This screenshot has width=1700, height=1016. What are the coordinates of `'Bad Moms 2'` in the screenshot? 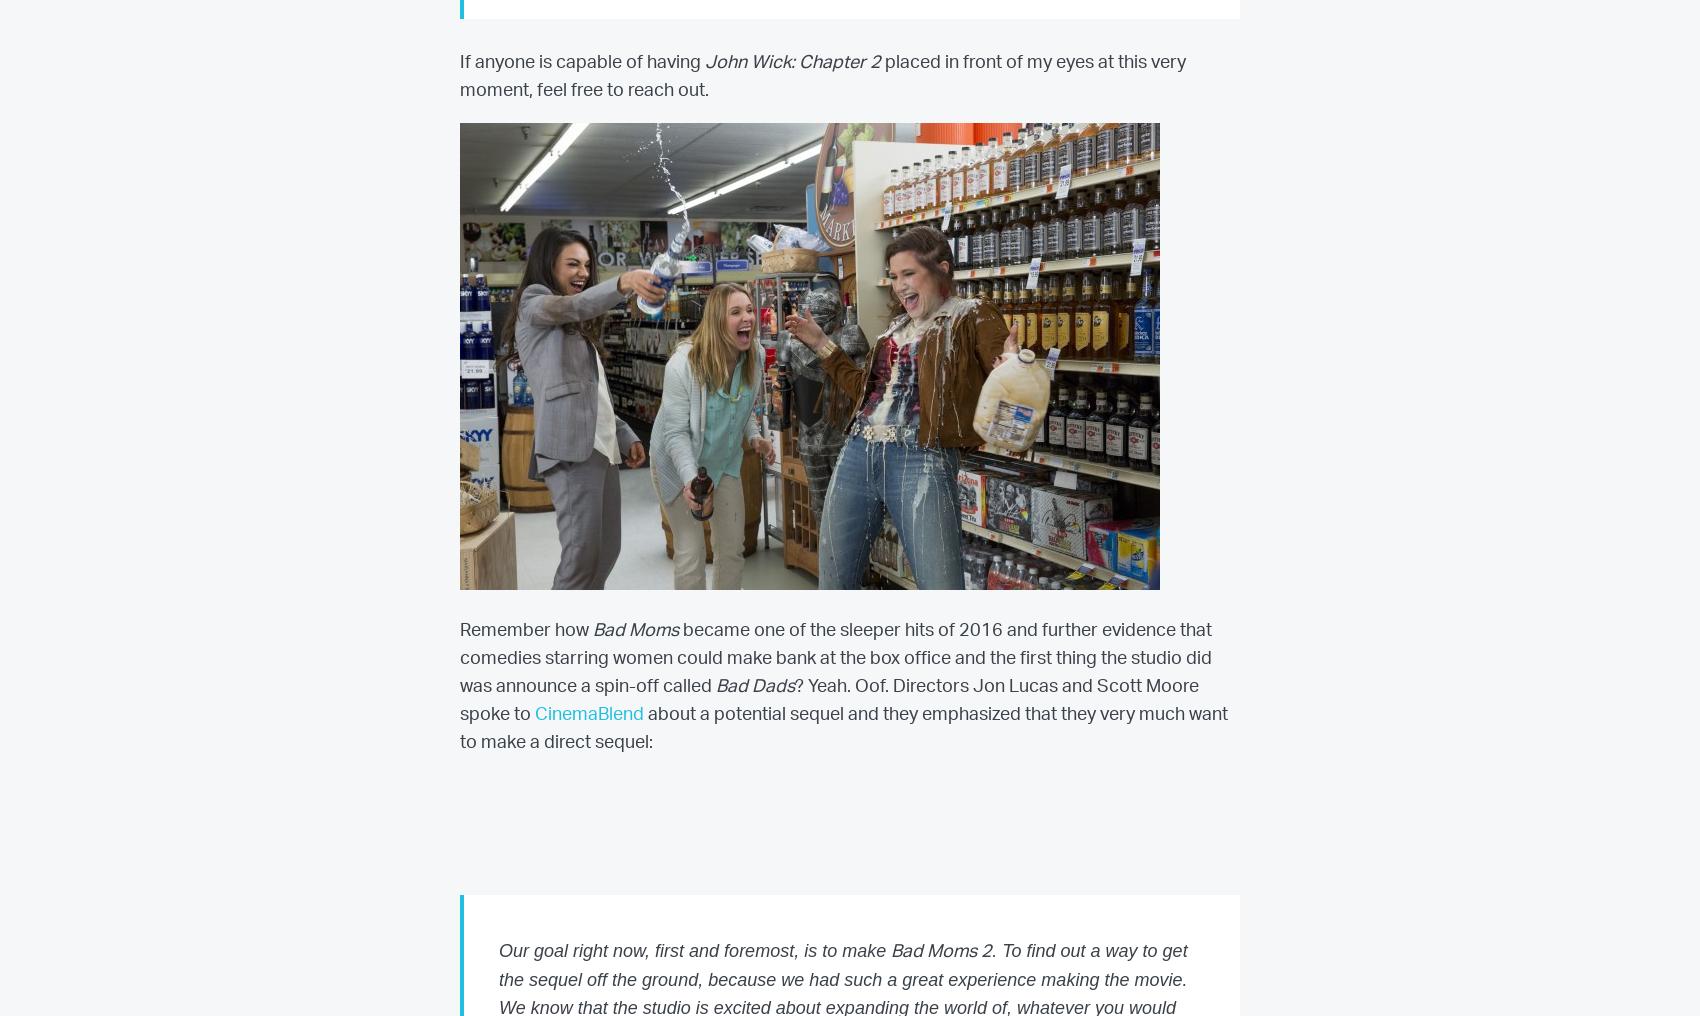 It's located at (941, 950).